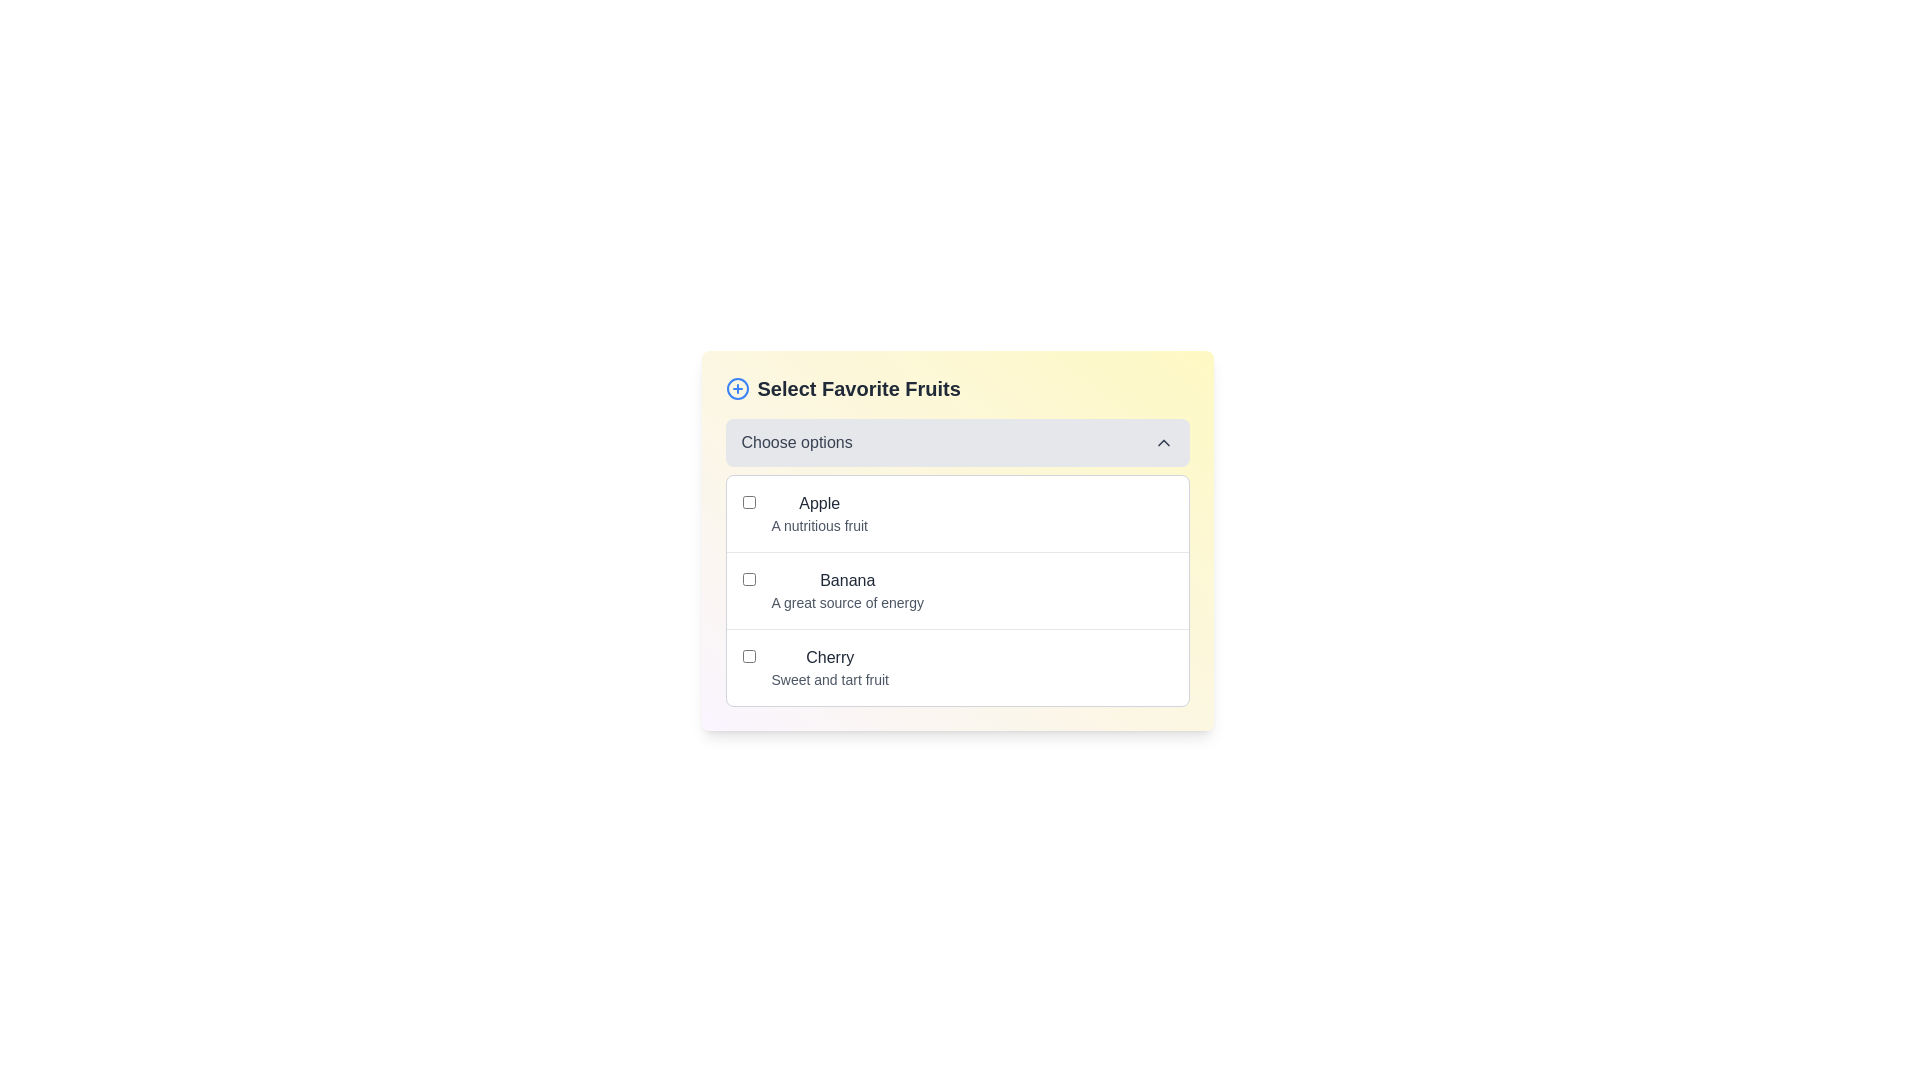  Describe the element at coordinates (819, 524) in the screenshot. I see `the text label providing additional information about the 'Apple' option, located below the word 'Apple' in the 'Select Favorite Fruits' menu` at that location.